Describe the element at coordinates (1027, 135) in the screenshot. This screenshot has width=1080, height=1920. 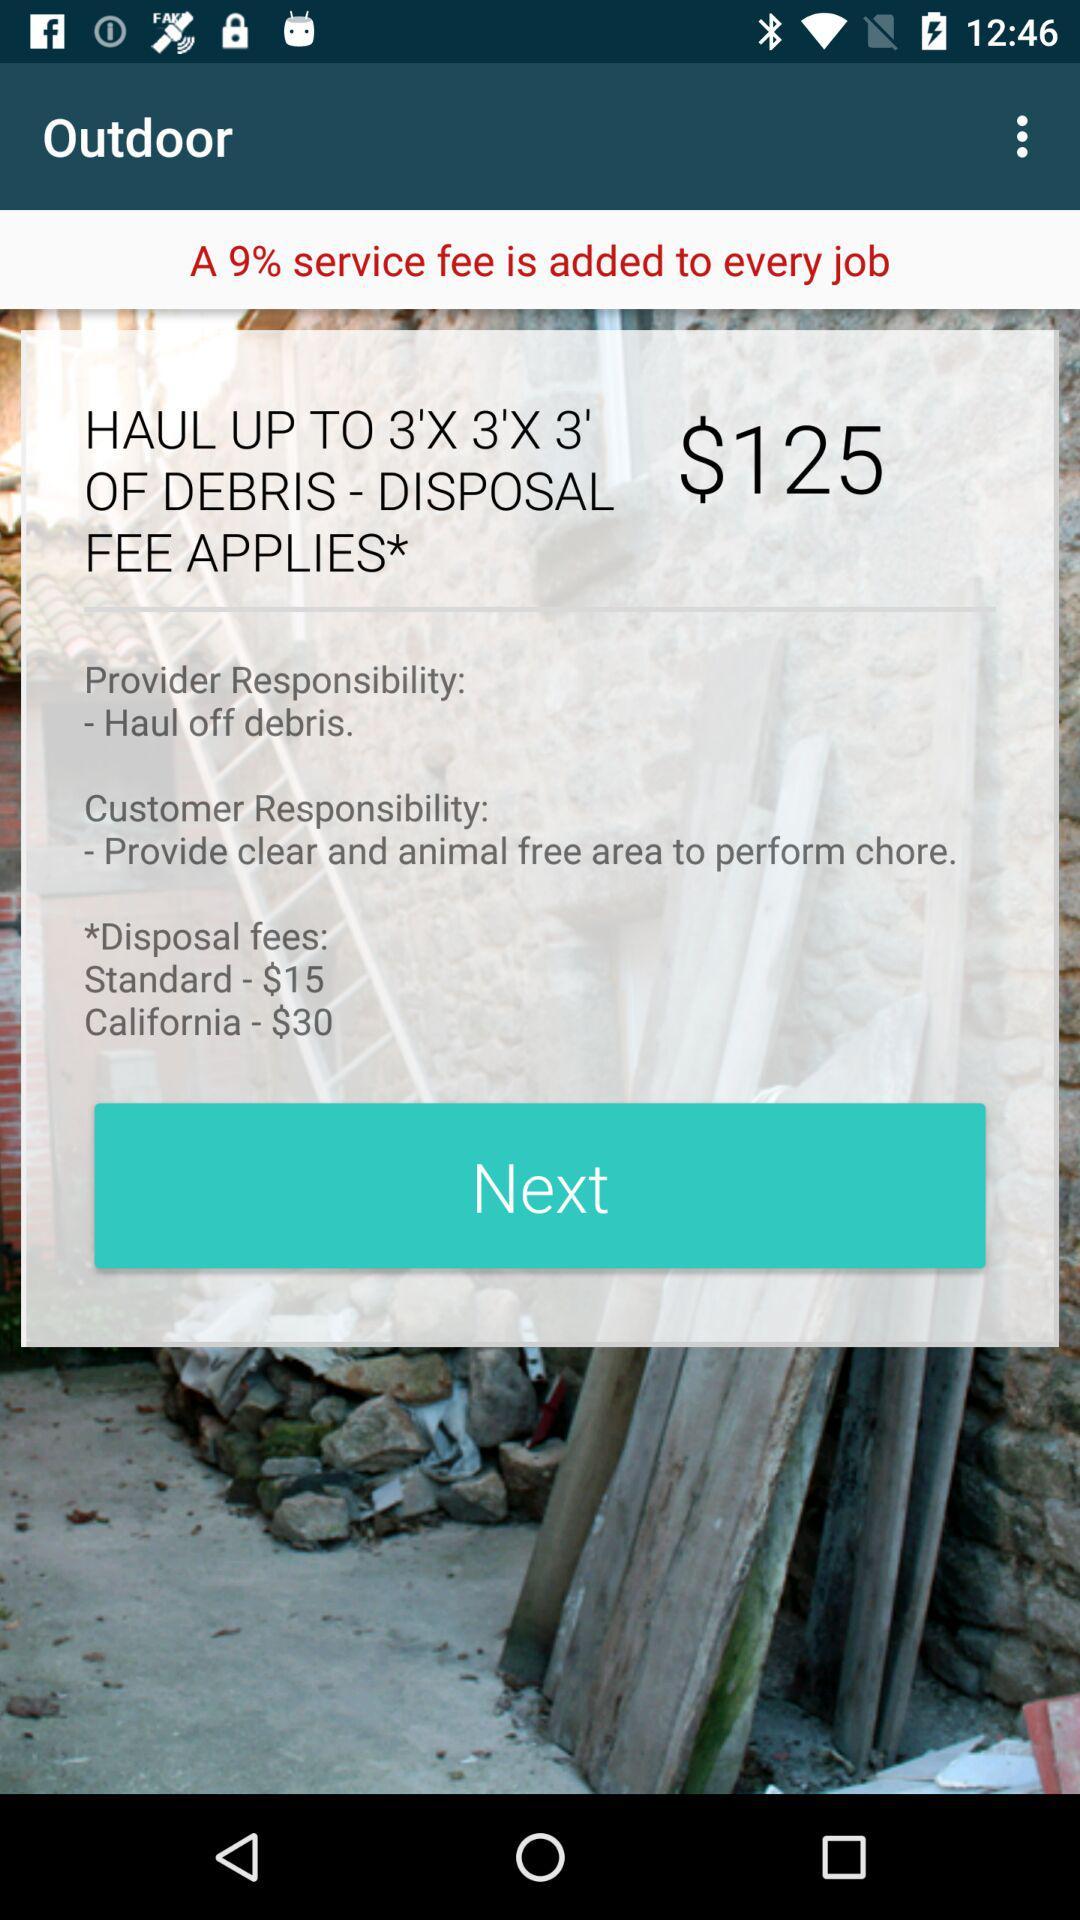
I see `item next to the outdoor item` at that location.